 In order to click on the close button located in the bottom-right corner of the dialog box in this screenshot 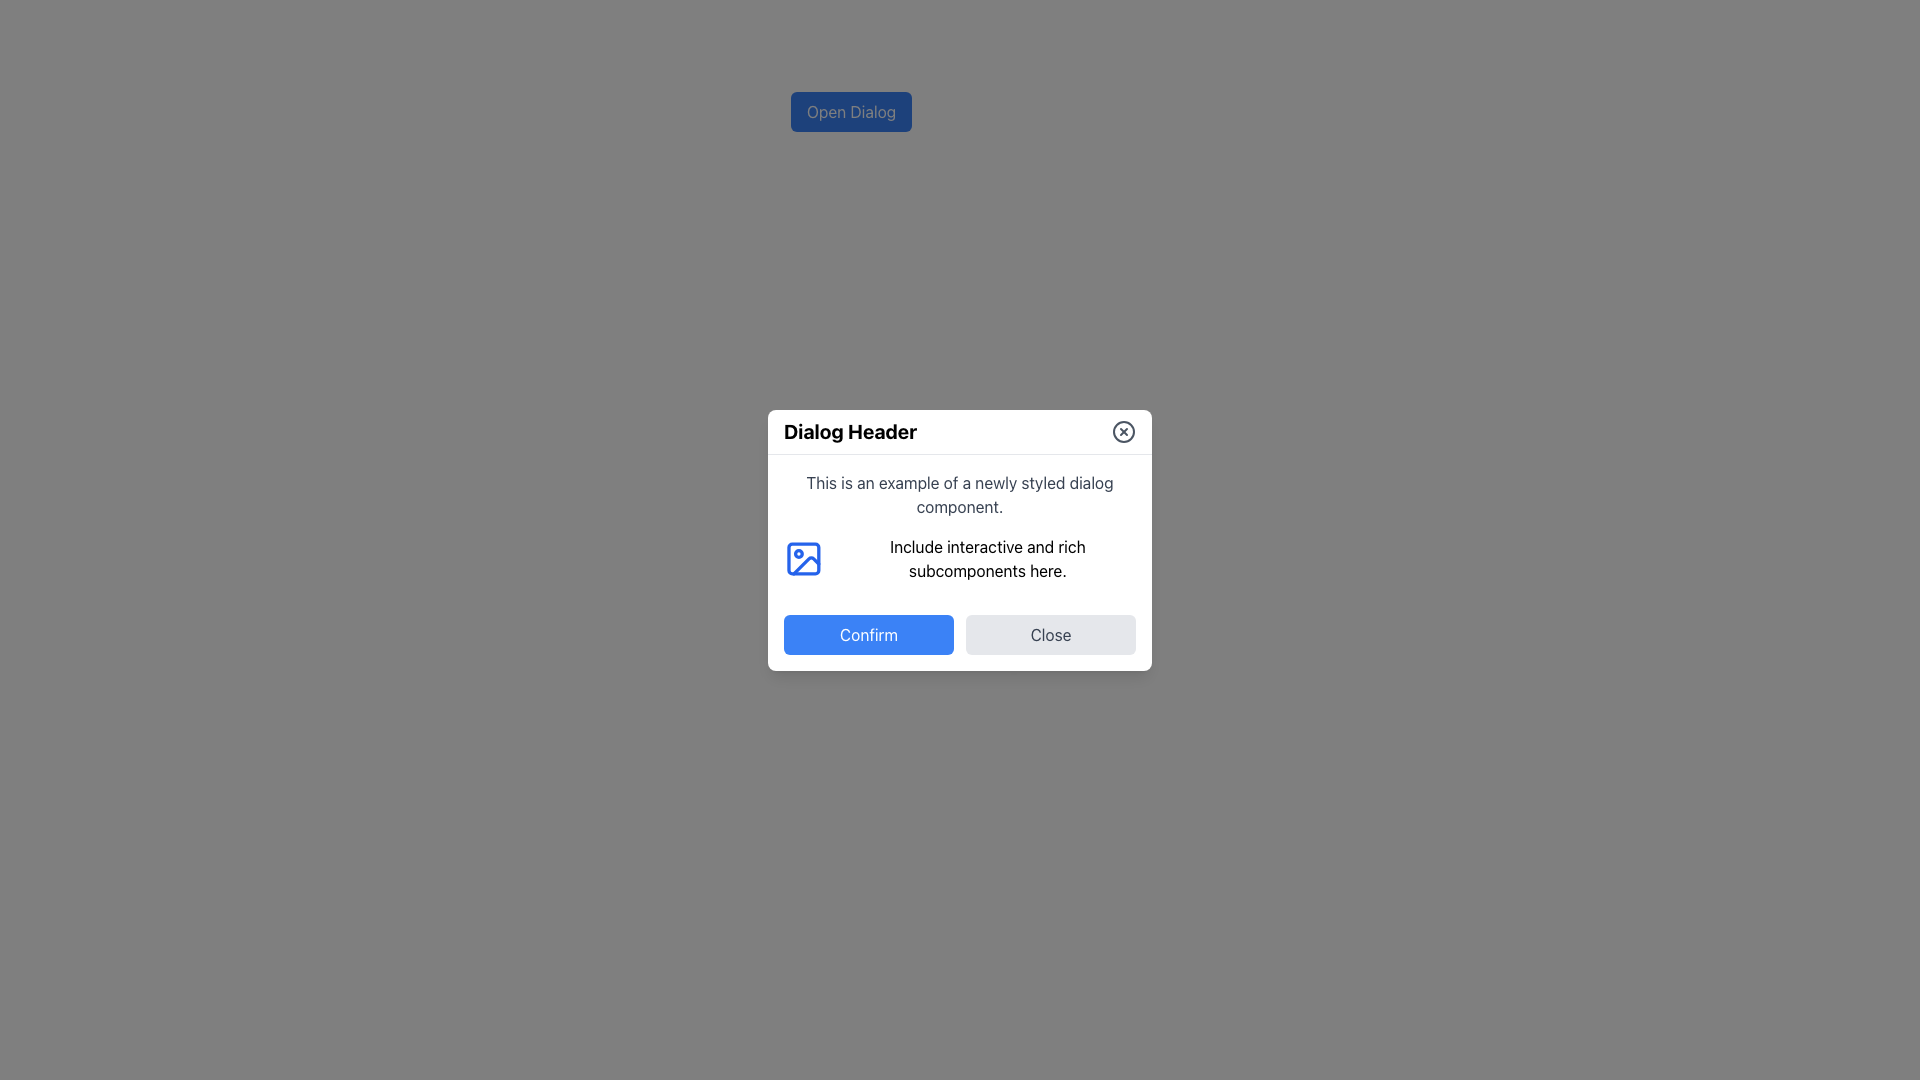, I will do `click(1050, 633)`.